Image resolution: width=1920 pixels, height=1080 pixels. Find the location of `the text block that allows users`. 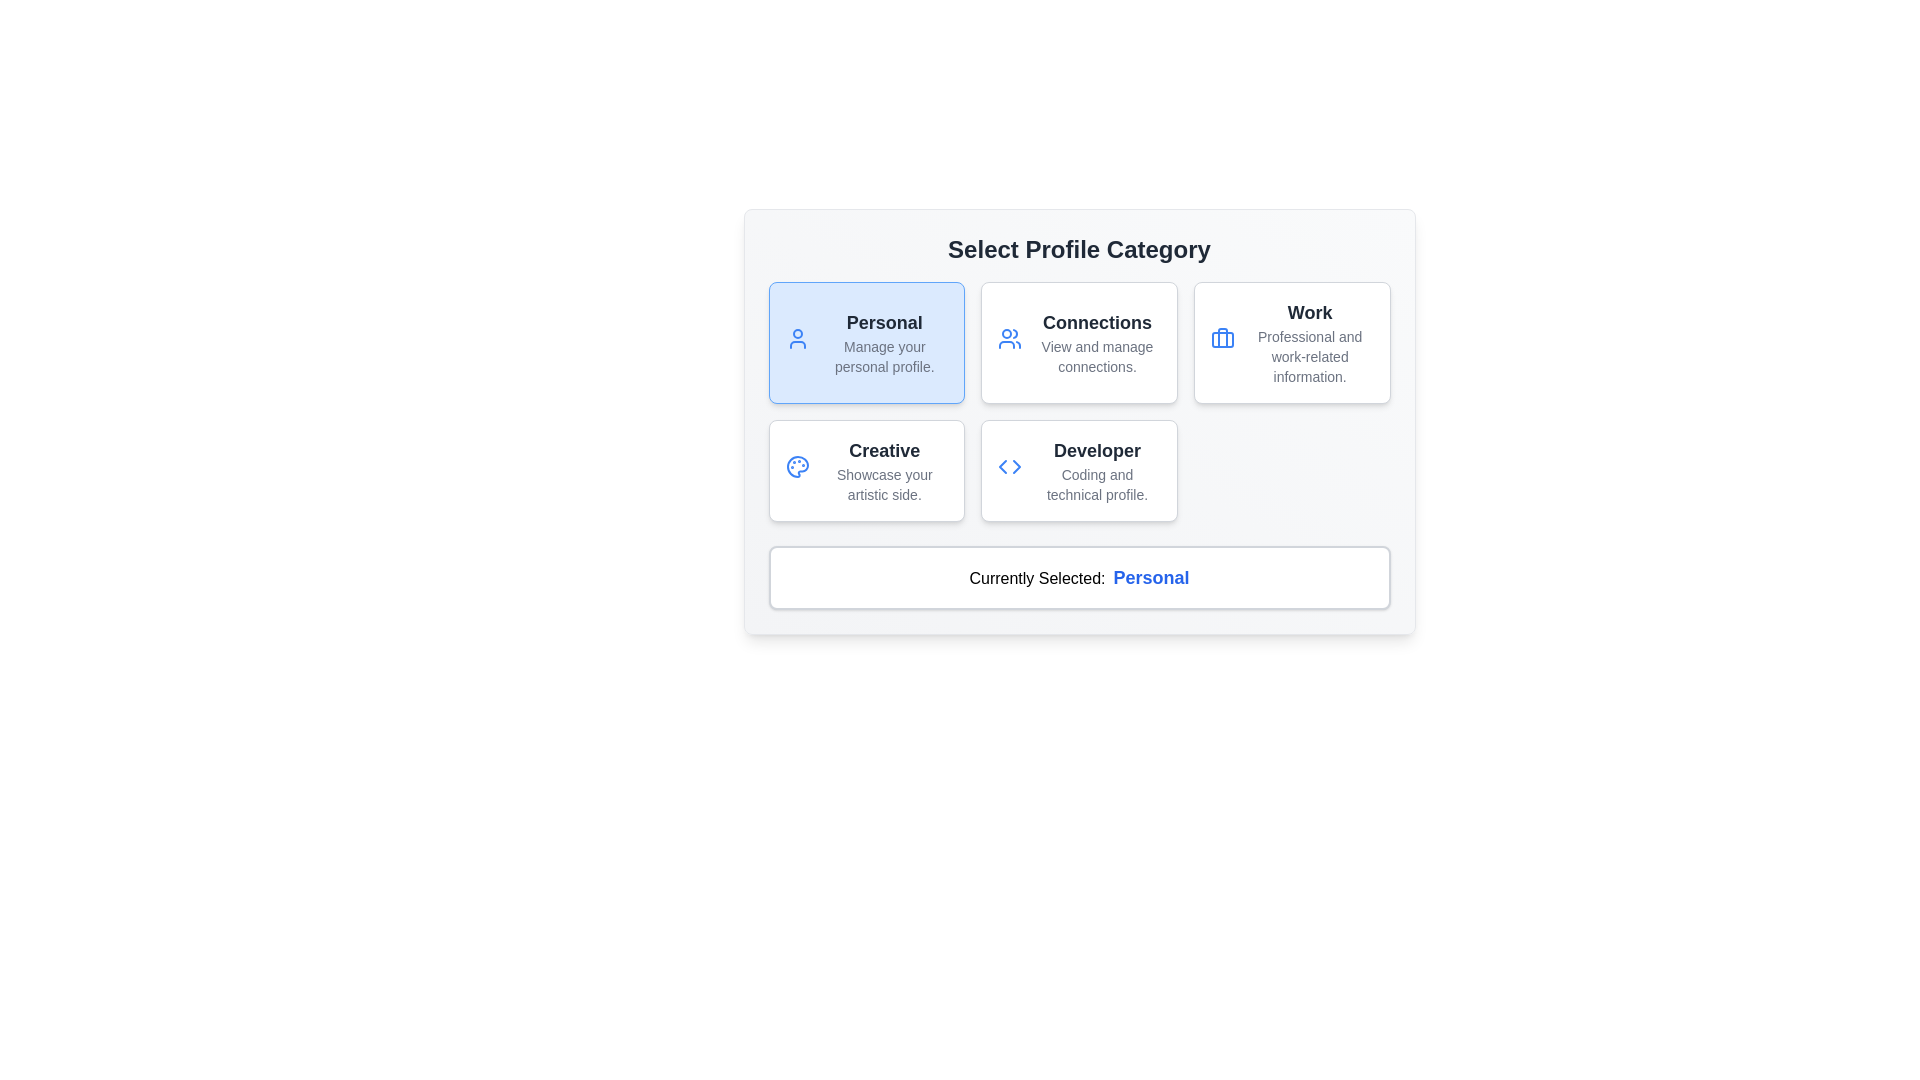

the text block that allows users is located at coordinates (1096, 342).